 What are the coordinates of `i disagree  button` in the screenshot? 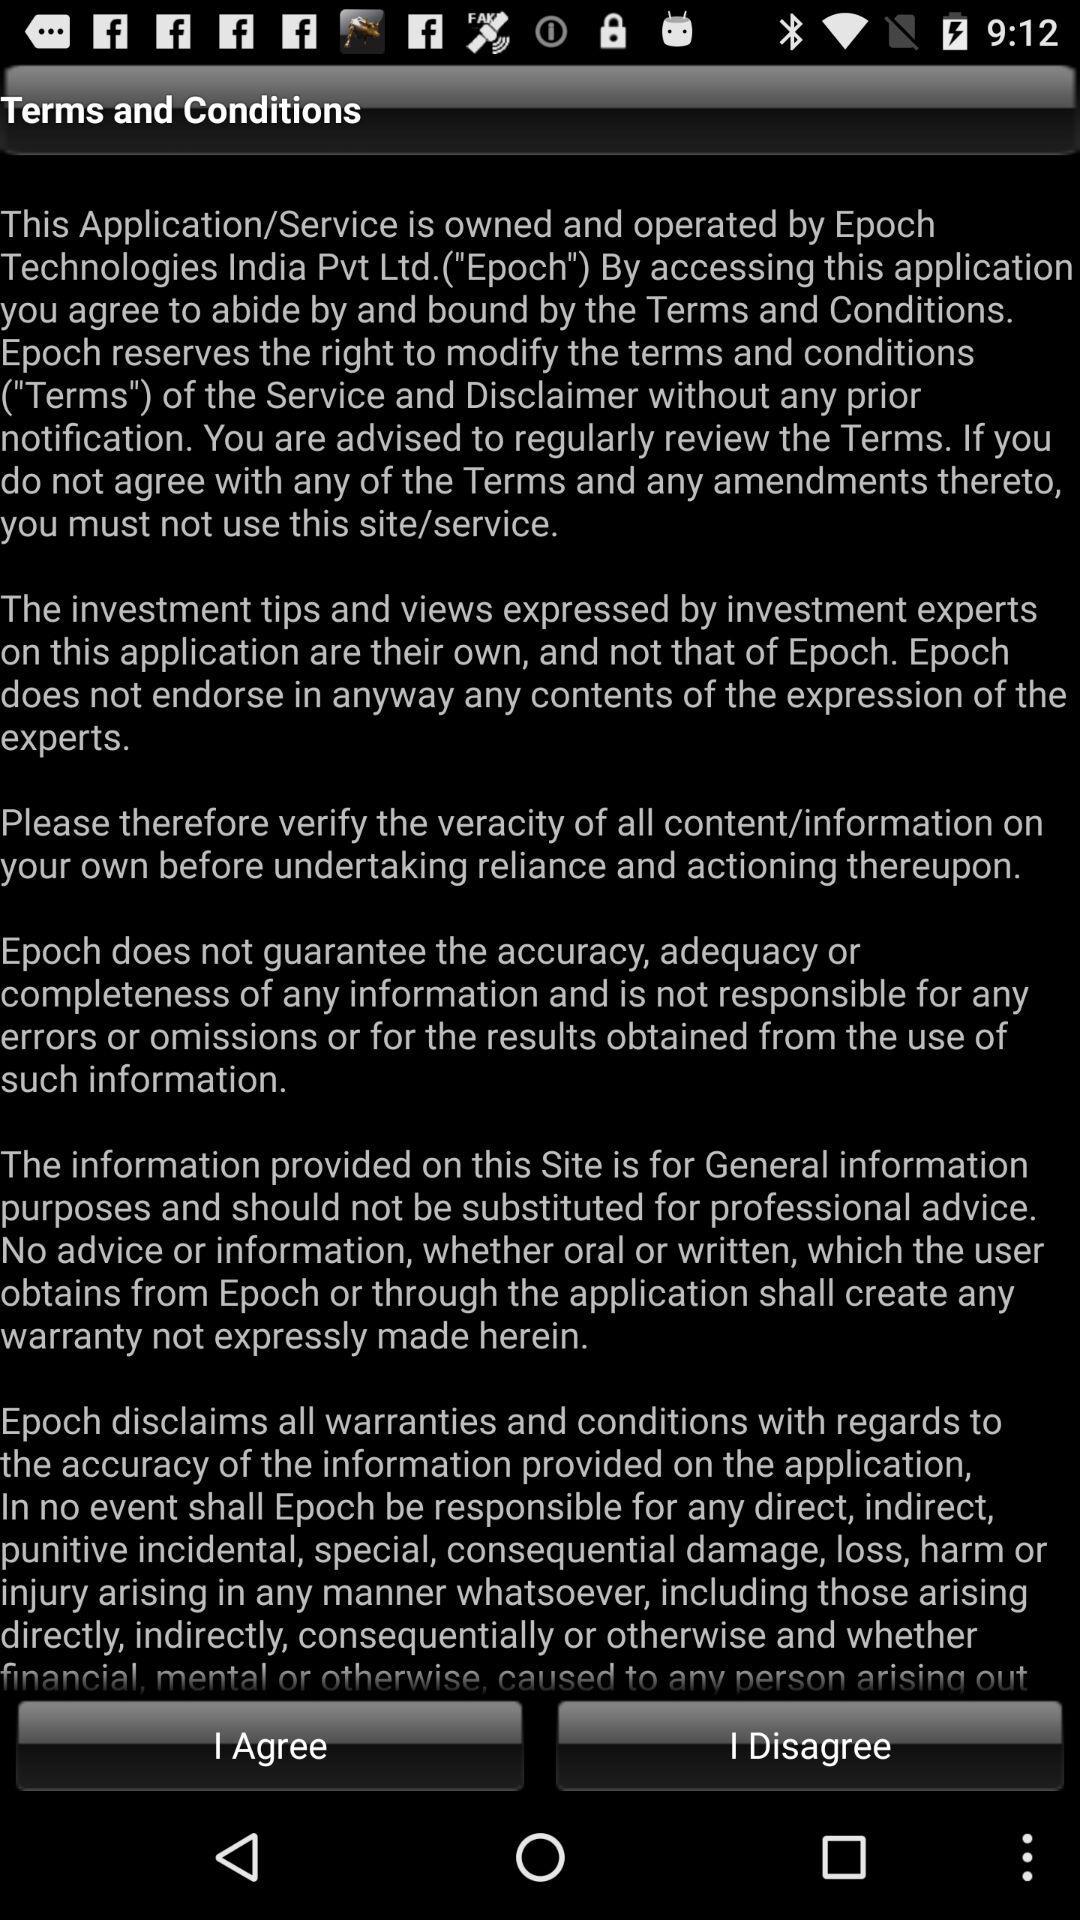 It's located at (810, 1743).